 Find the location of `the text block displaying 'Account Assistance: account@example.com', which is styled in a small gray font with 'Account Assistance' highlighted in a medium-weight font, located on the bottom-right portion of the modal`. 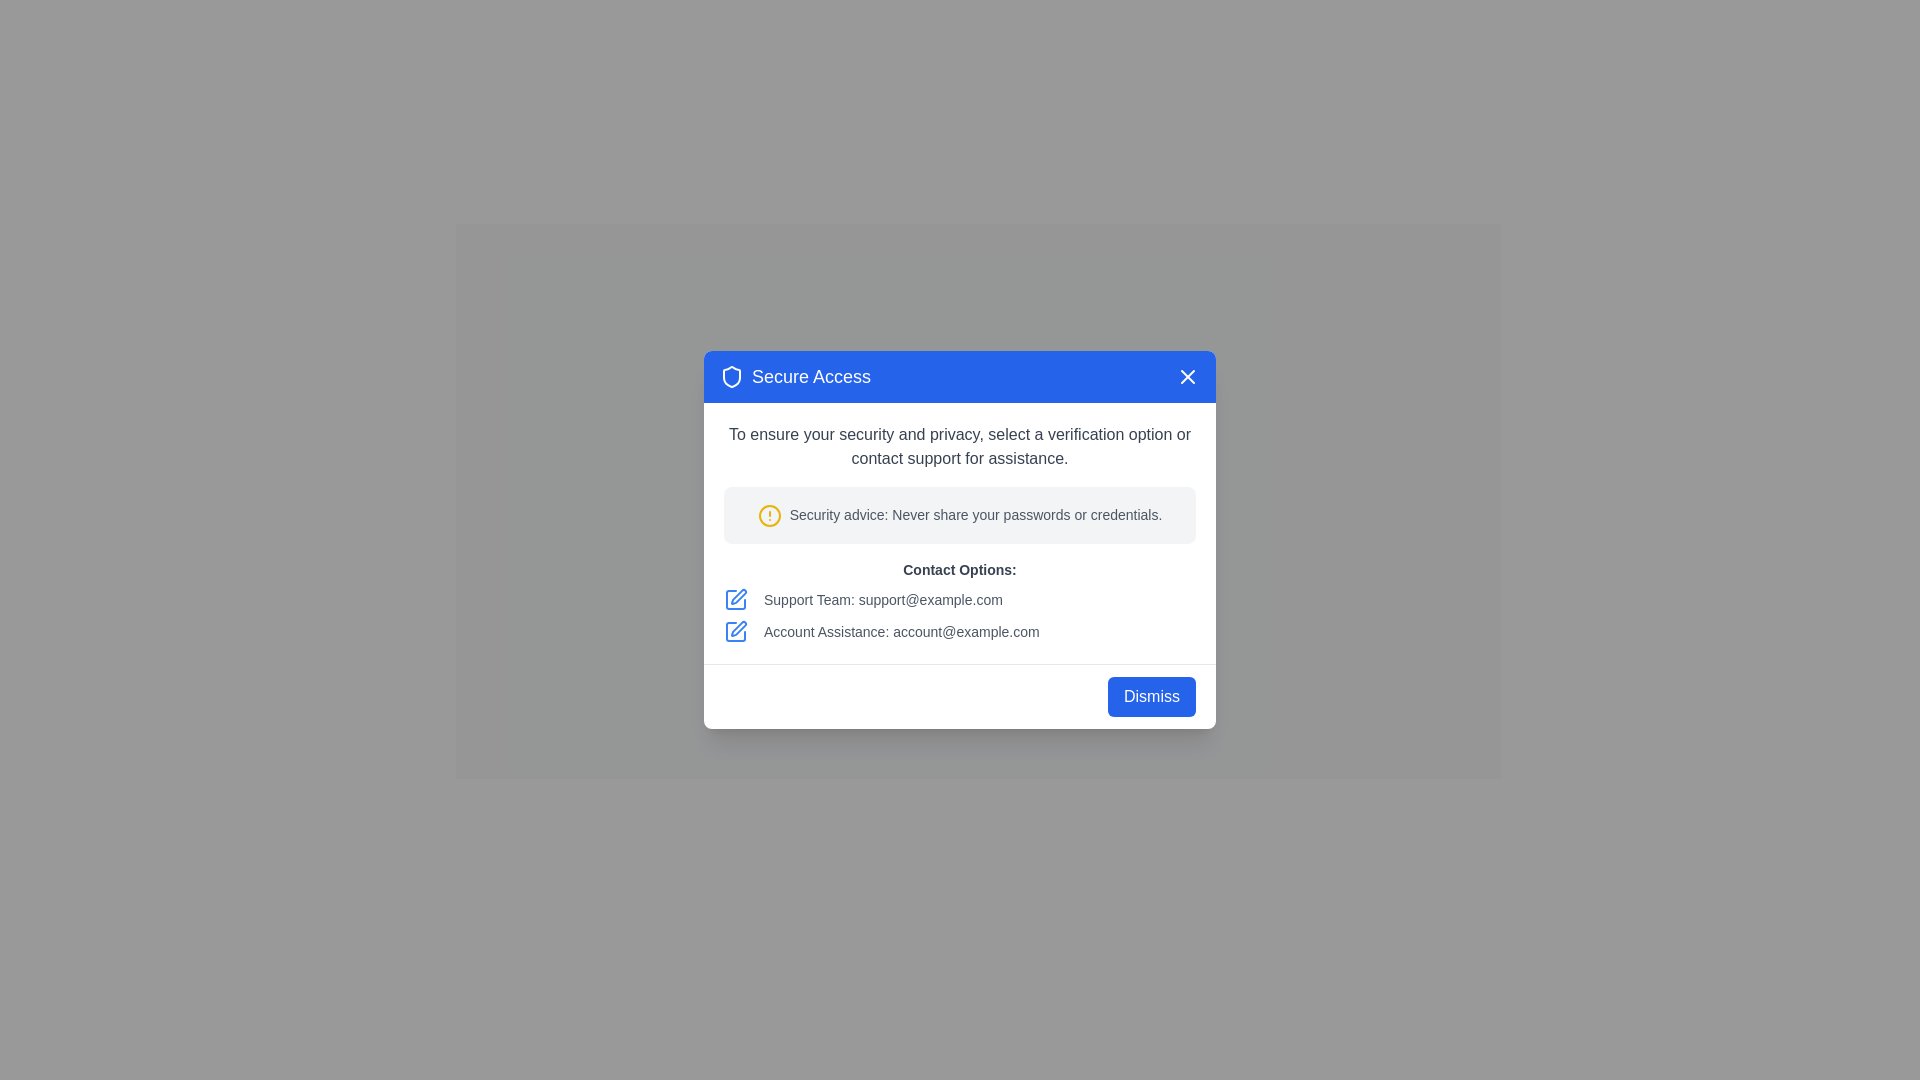

the text block displaying 'Account Assistance: account@example.com', which is styled in a small gray font with 'Account Assistance' highlighted in a medium-weight font, located on the bottom-right portion of the modal is located at coordinates (900, 631).